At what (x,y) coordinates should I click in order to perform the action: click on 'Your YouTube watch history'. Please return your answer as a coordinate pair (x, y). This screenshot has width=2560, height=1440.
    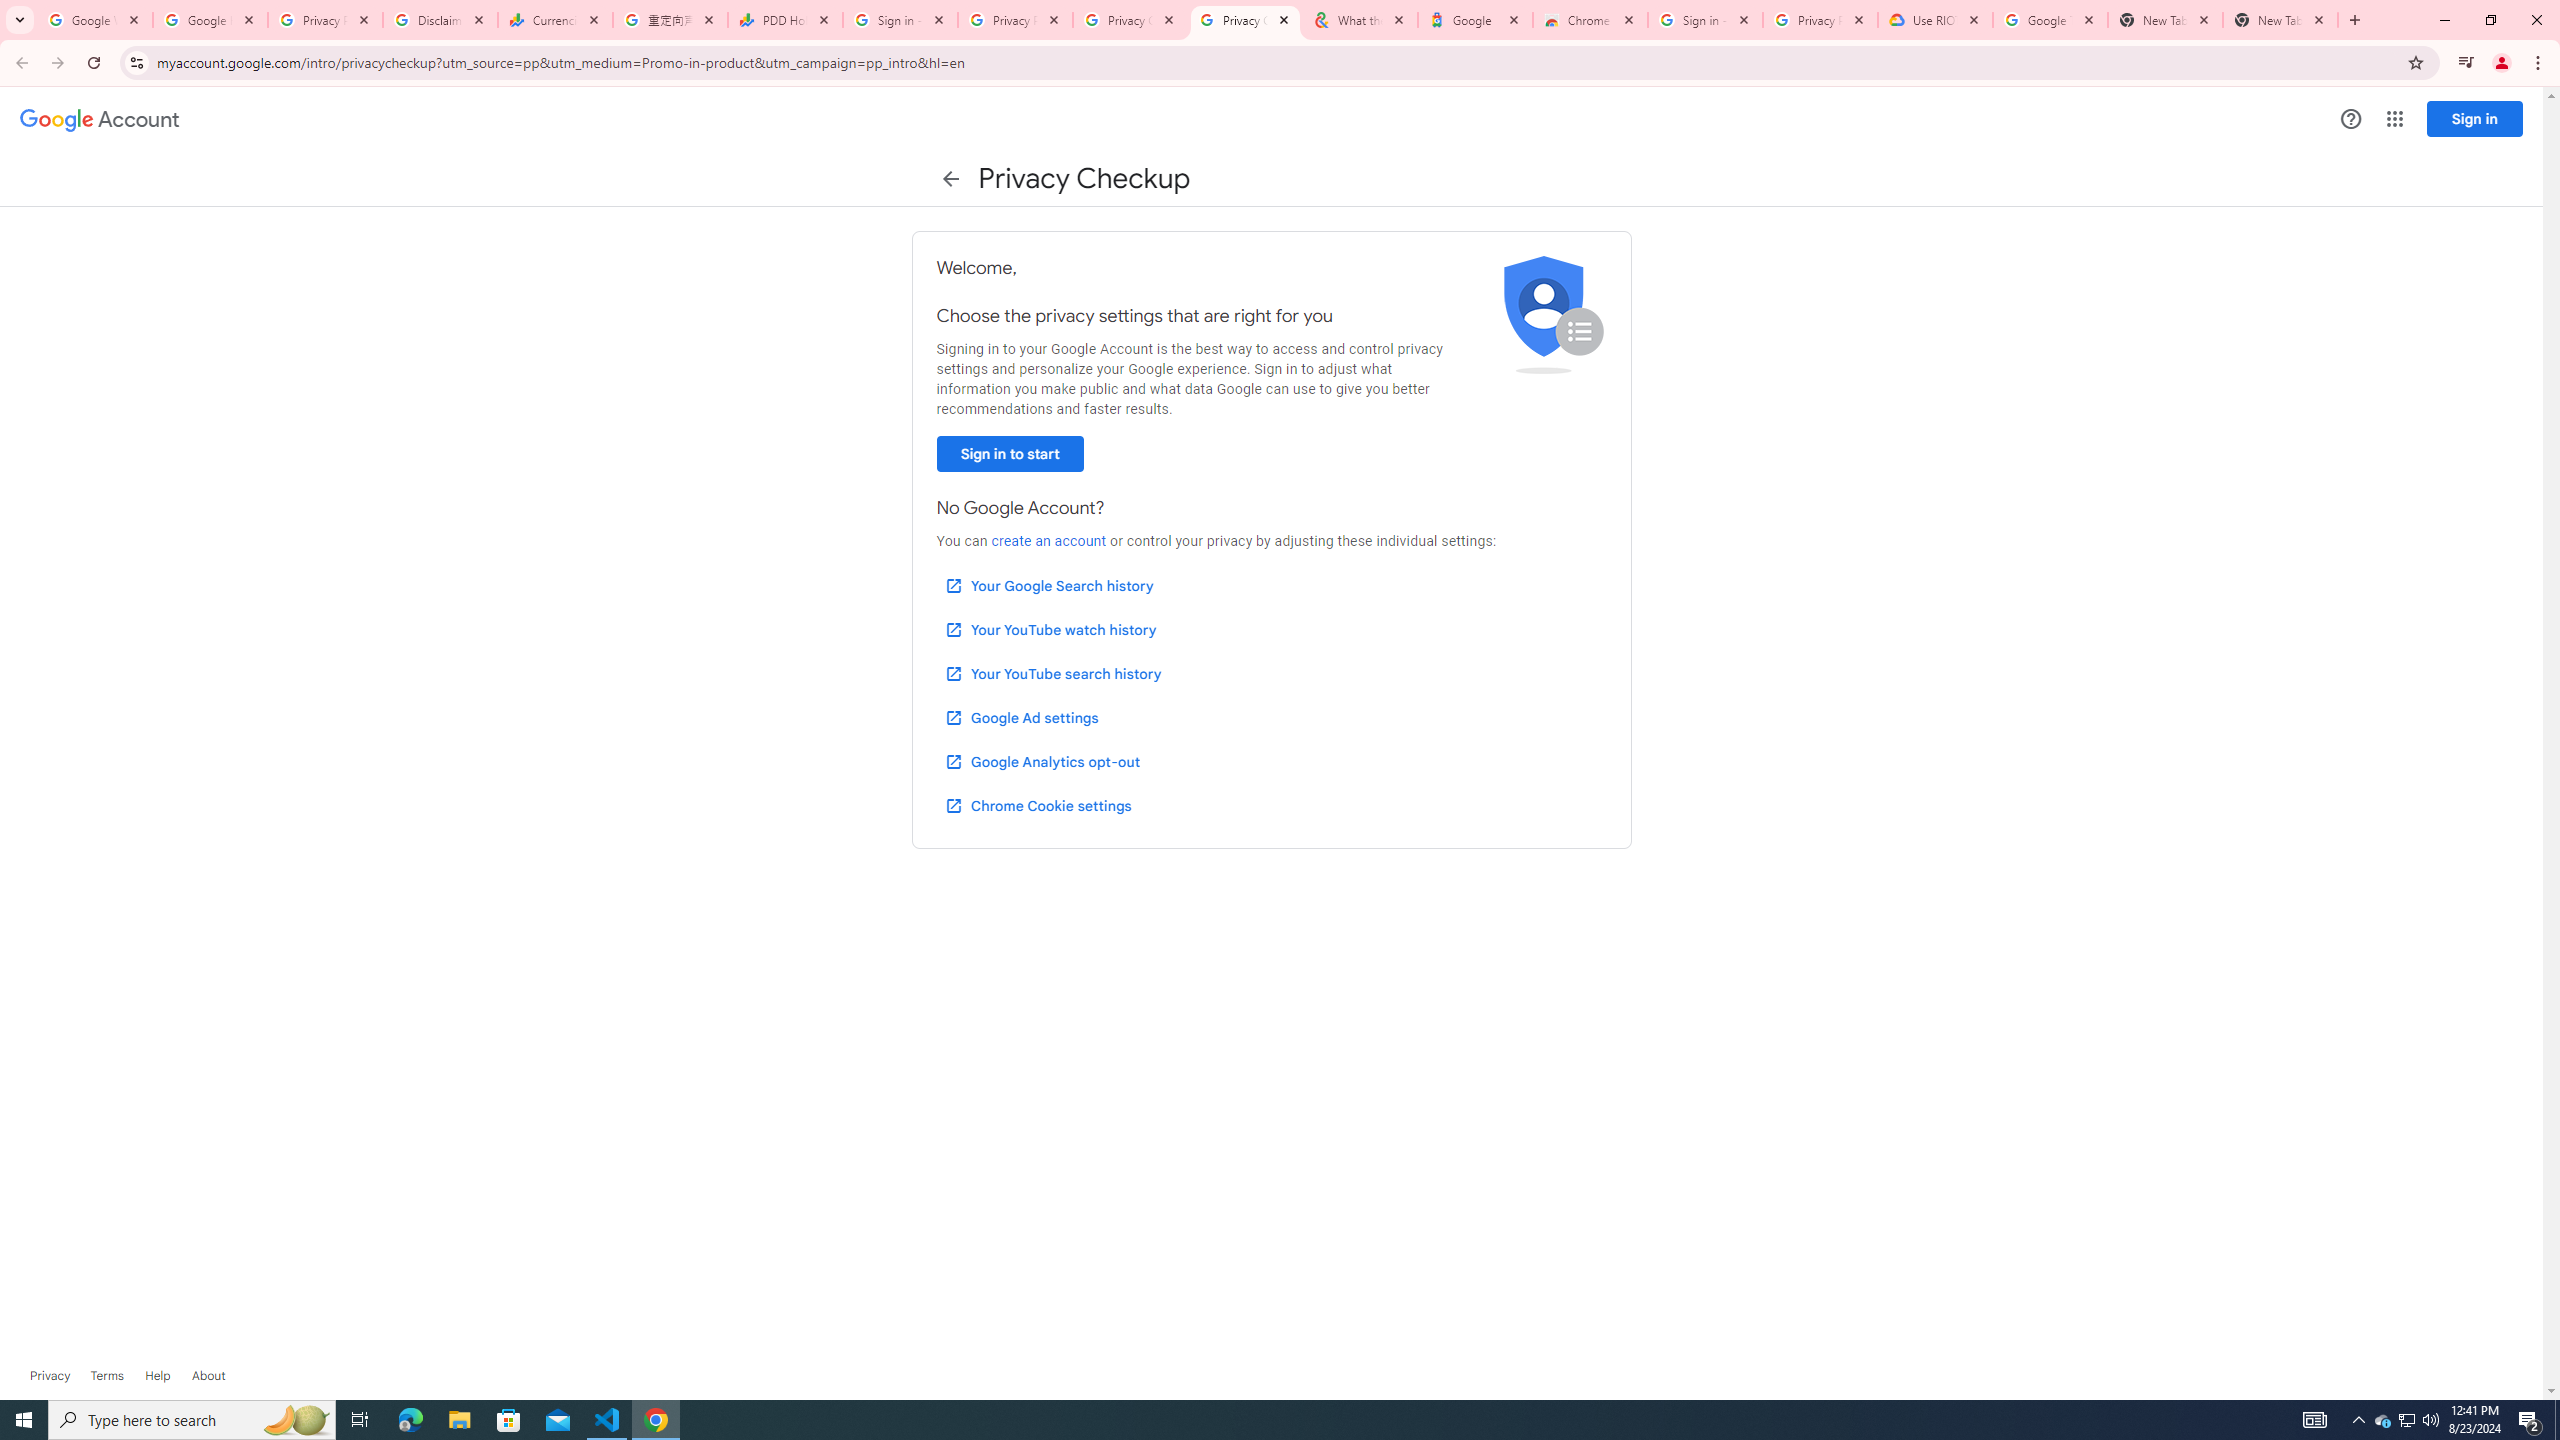
    Looking at the image, I should click on (1049, 629).